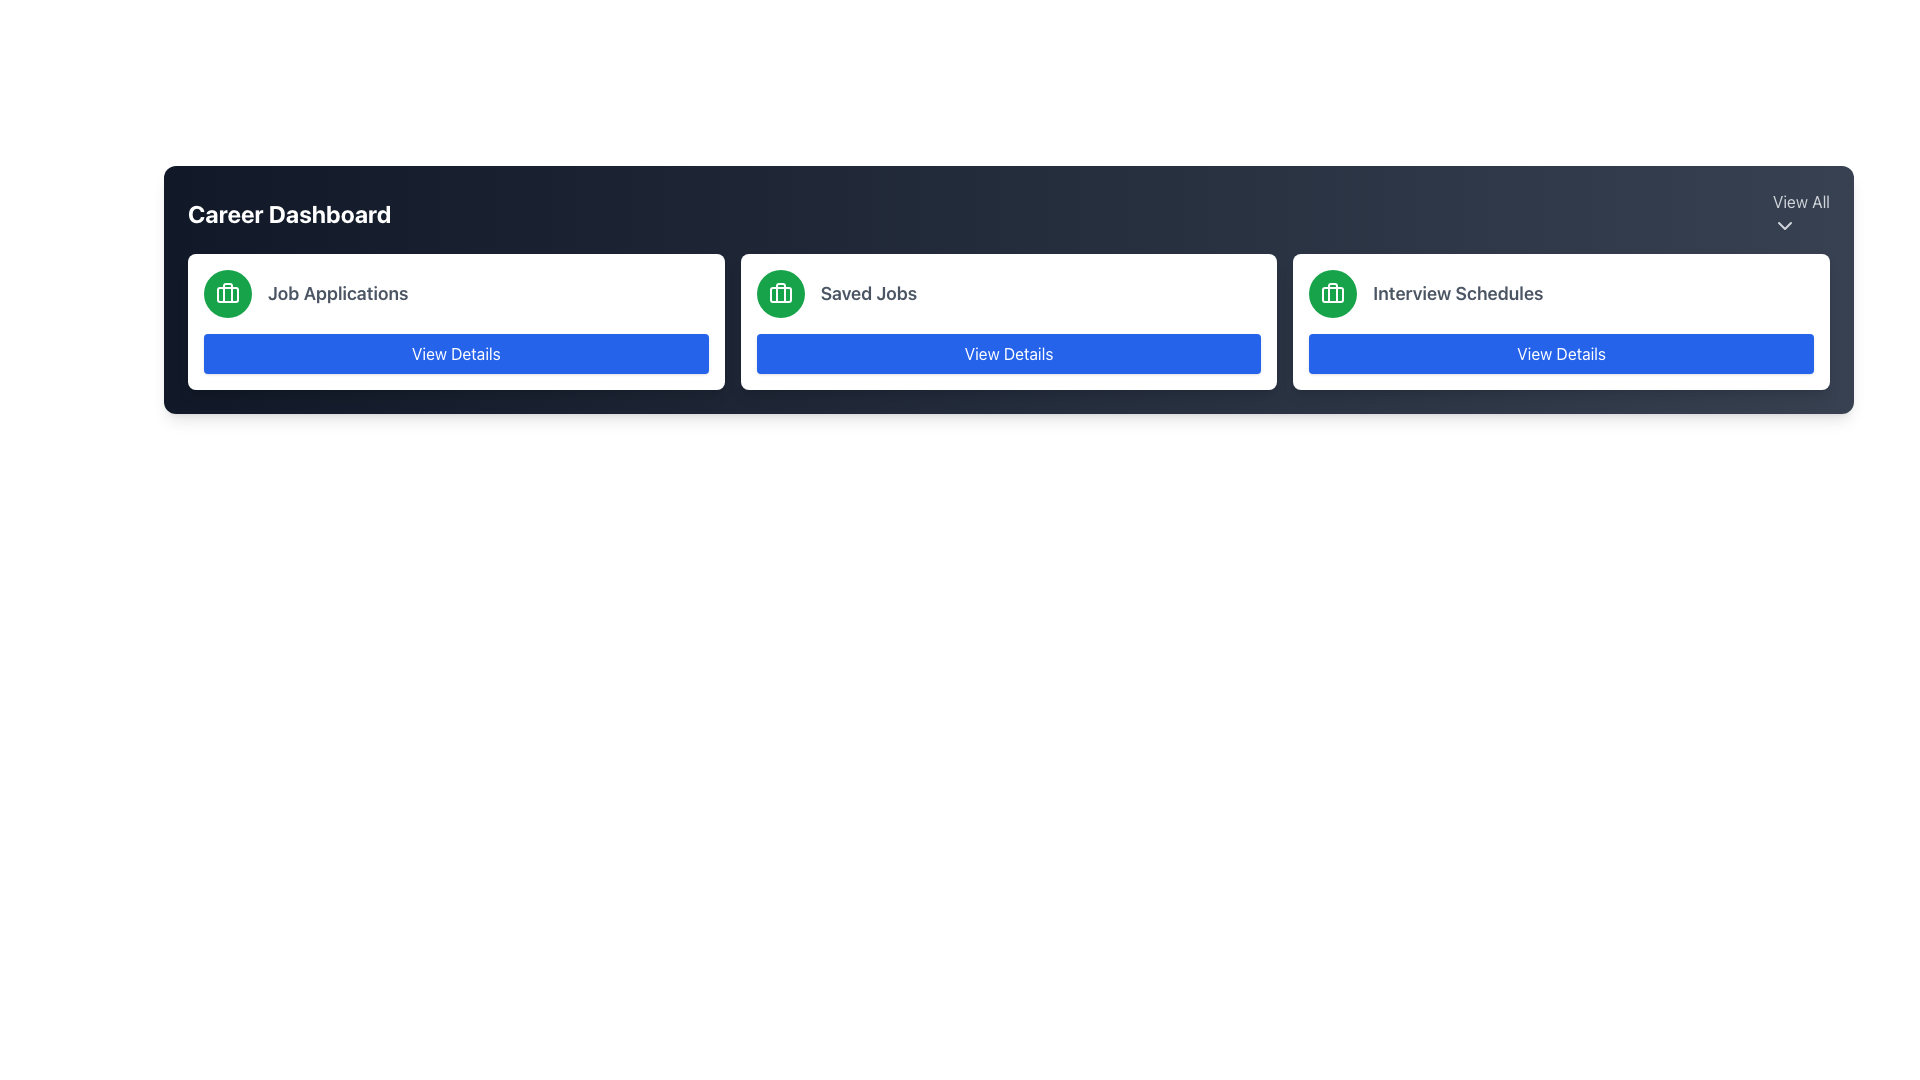  I want to click on the job applications icon, which is a central component within a circular green background, positioned at the top-left corner of the 'Job Applications' card interface, so click(227, 293).